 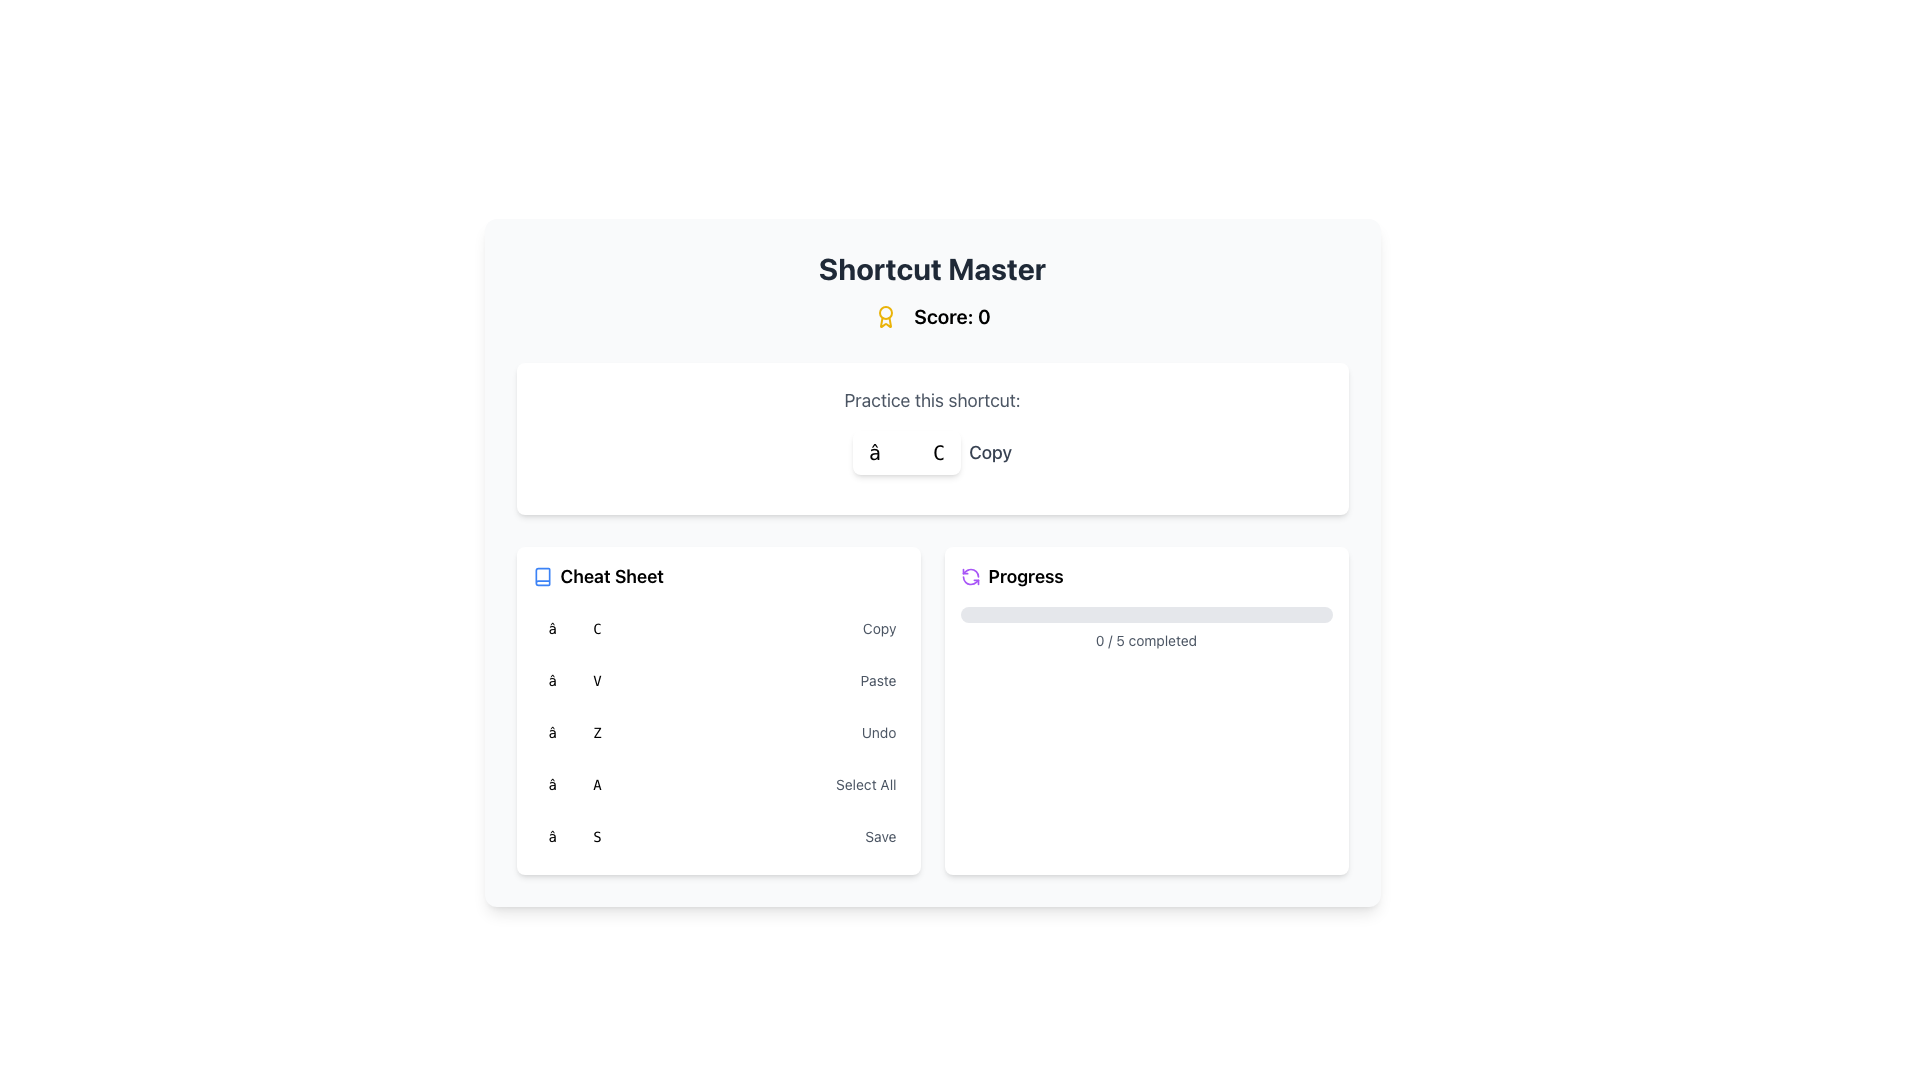 What do you see at coordinates (1146, 640) in the screenshot?
I see `the progress indicator text label that shows '0 / 5 completed', positioned centrally below the progress bar in the bottom section of the card under the 'Progress' header` at bounding box center [1146, 640].